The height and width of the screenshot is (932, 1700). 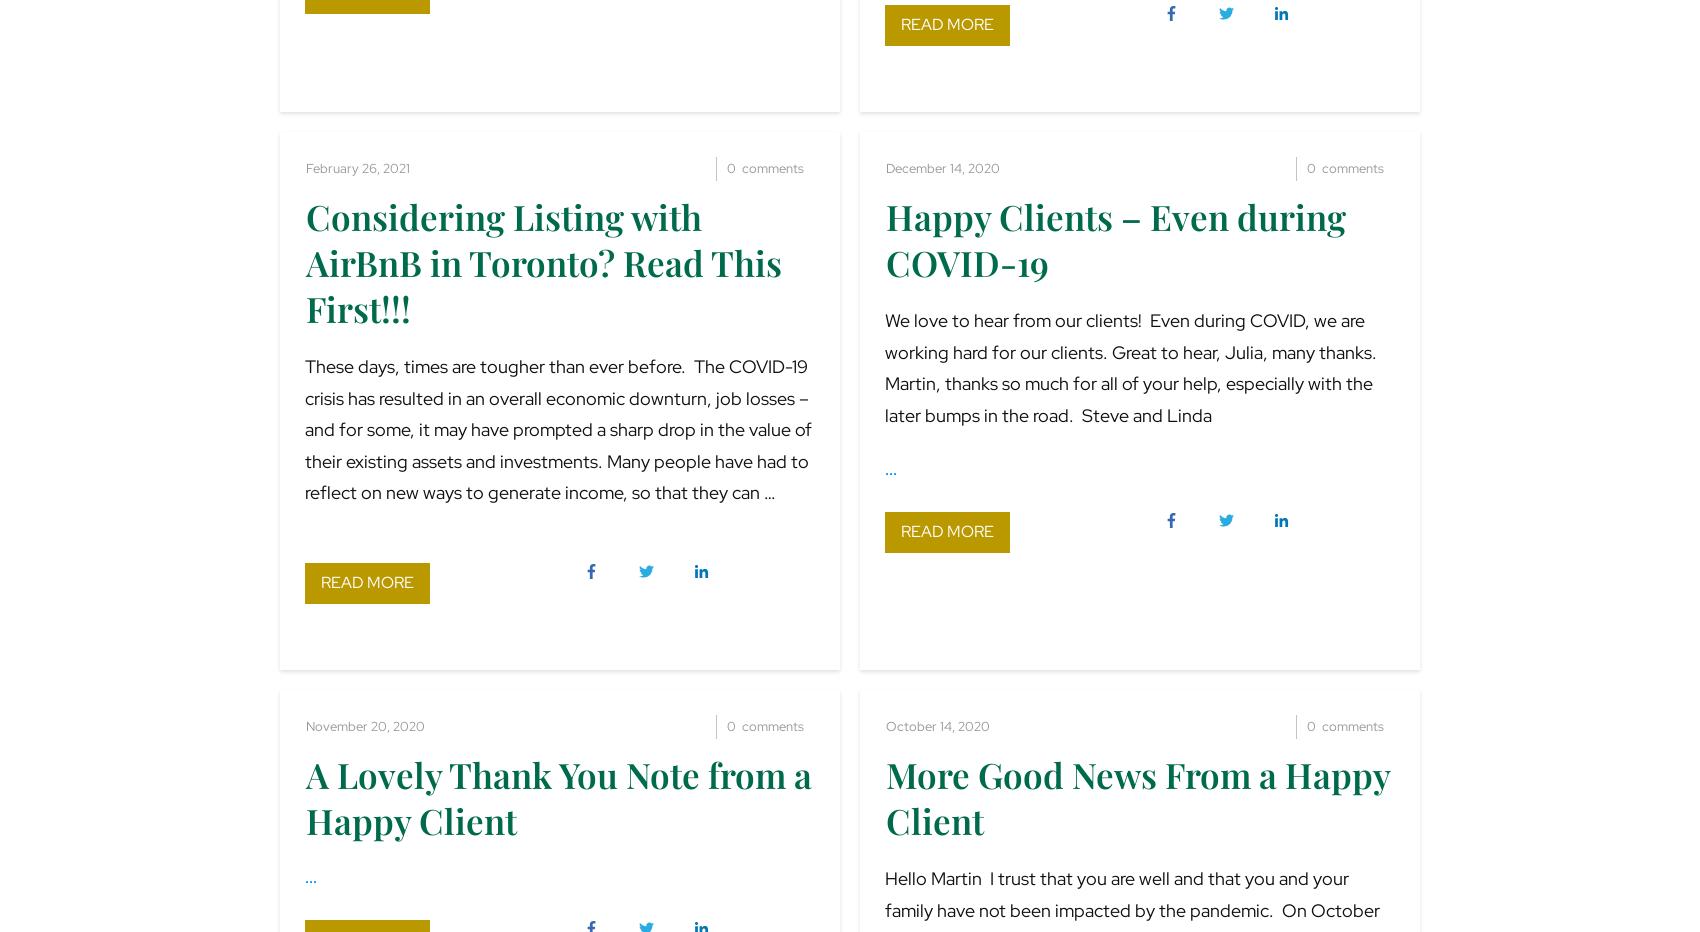 What do you see at coordinates (1116, 238) in the screenshot?
I see `'Happy Clients – Even during COVID-19'` at bounding box center [1116, 238].